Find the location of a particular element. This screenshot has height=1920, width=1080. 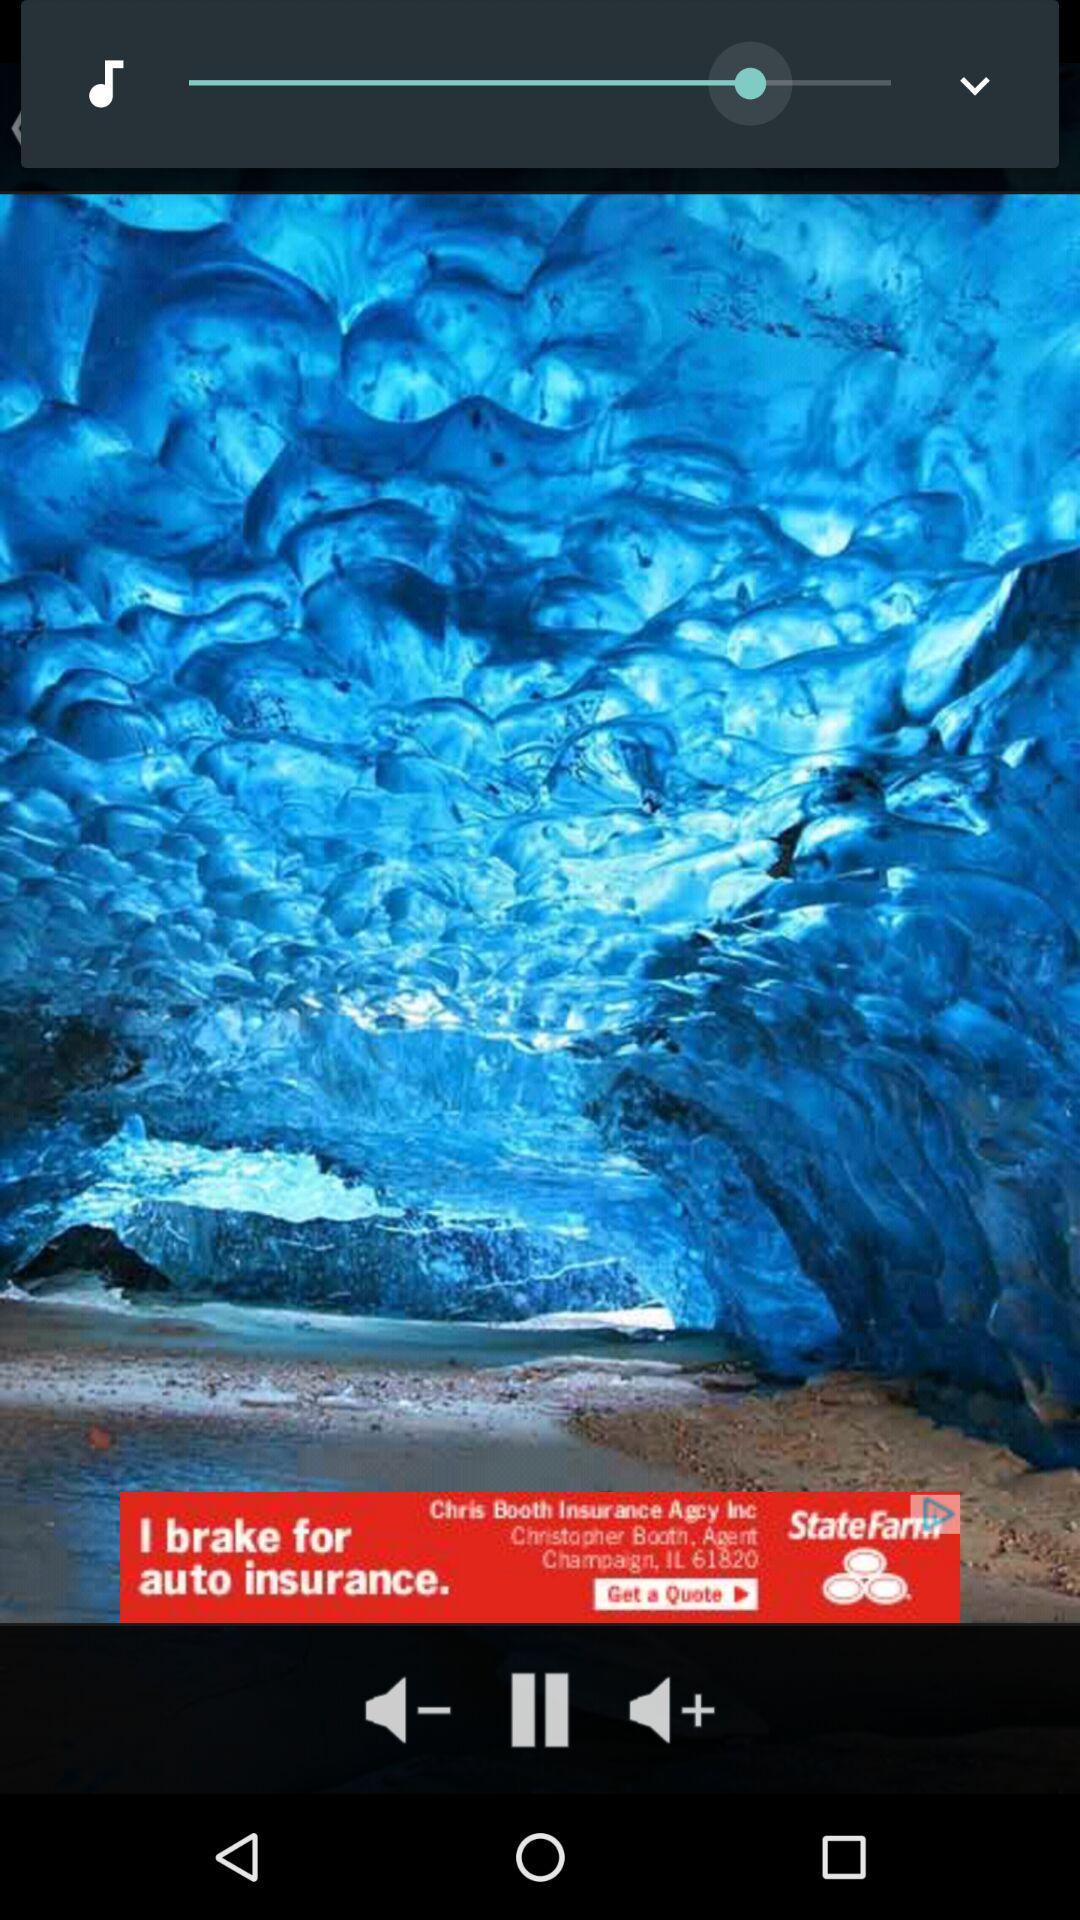

the volume icon is located at coordinates (407, 1708).